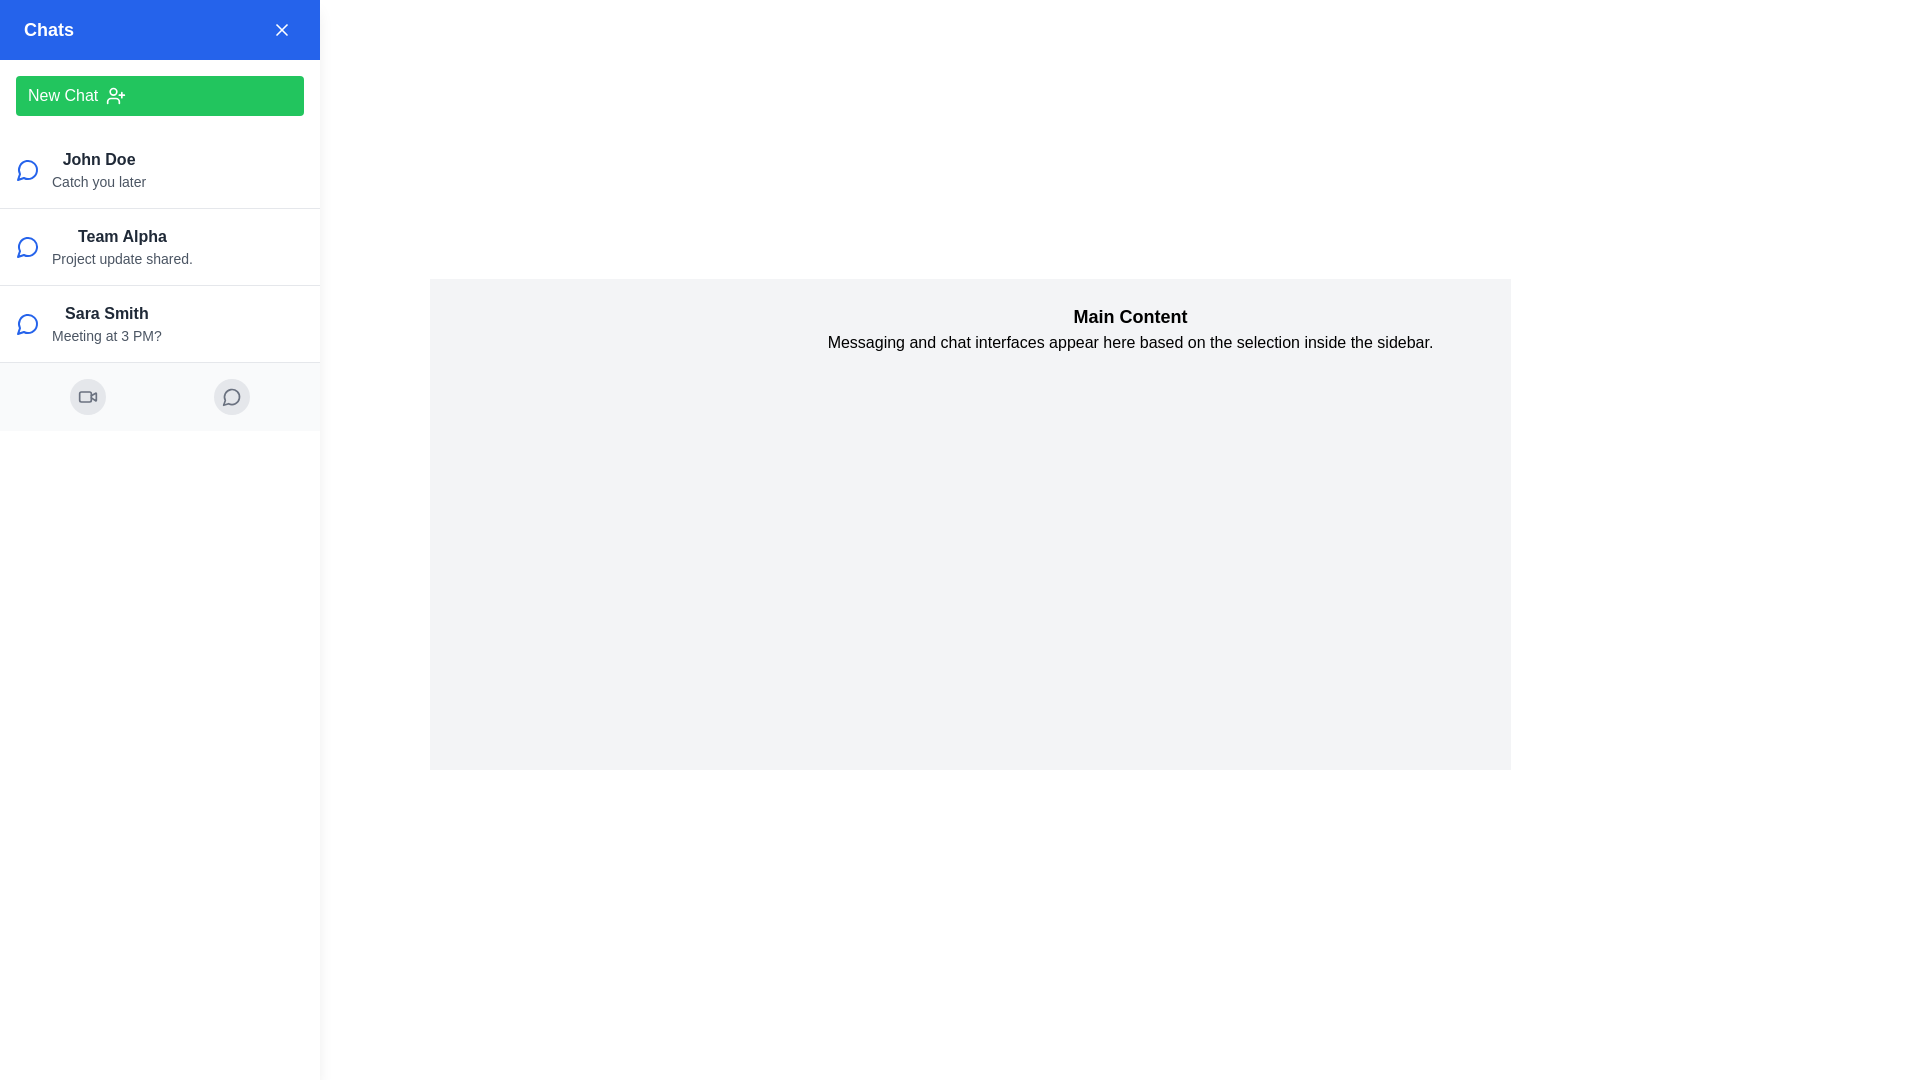  What do you see at coordinates (281, 30) in the screenshot?
I see `the 'X' icon located in the top-right corner of the left sidebar, adjacent to the blue header bar of the 'Chats' panel` at bounding box center [281, 30].